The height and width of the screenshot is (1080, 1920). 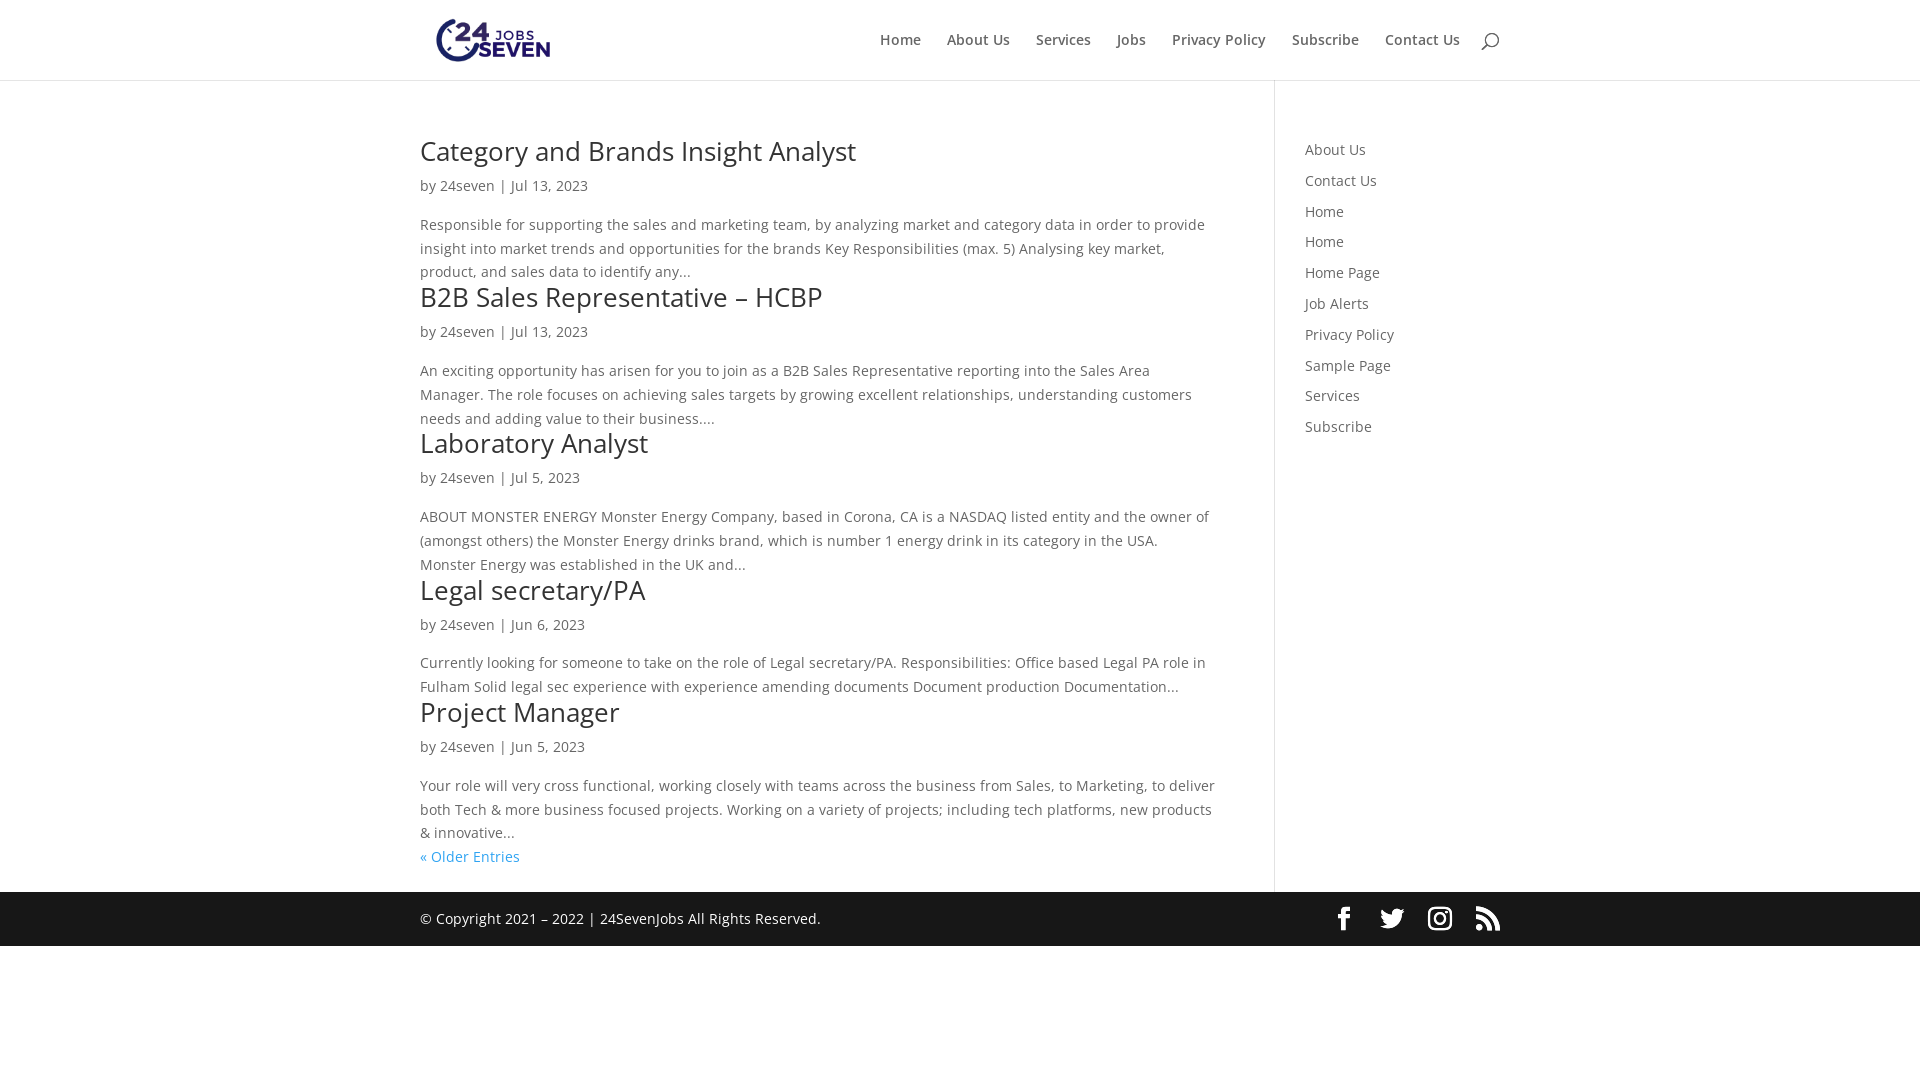 I want to click on 'Home', so click(x=1324, y=211).